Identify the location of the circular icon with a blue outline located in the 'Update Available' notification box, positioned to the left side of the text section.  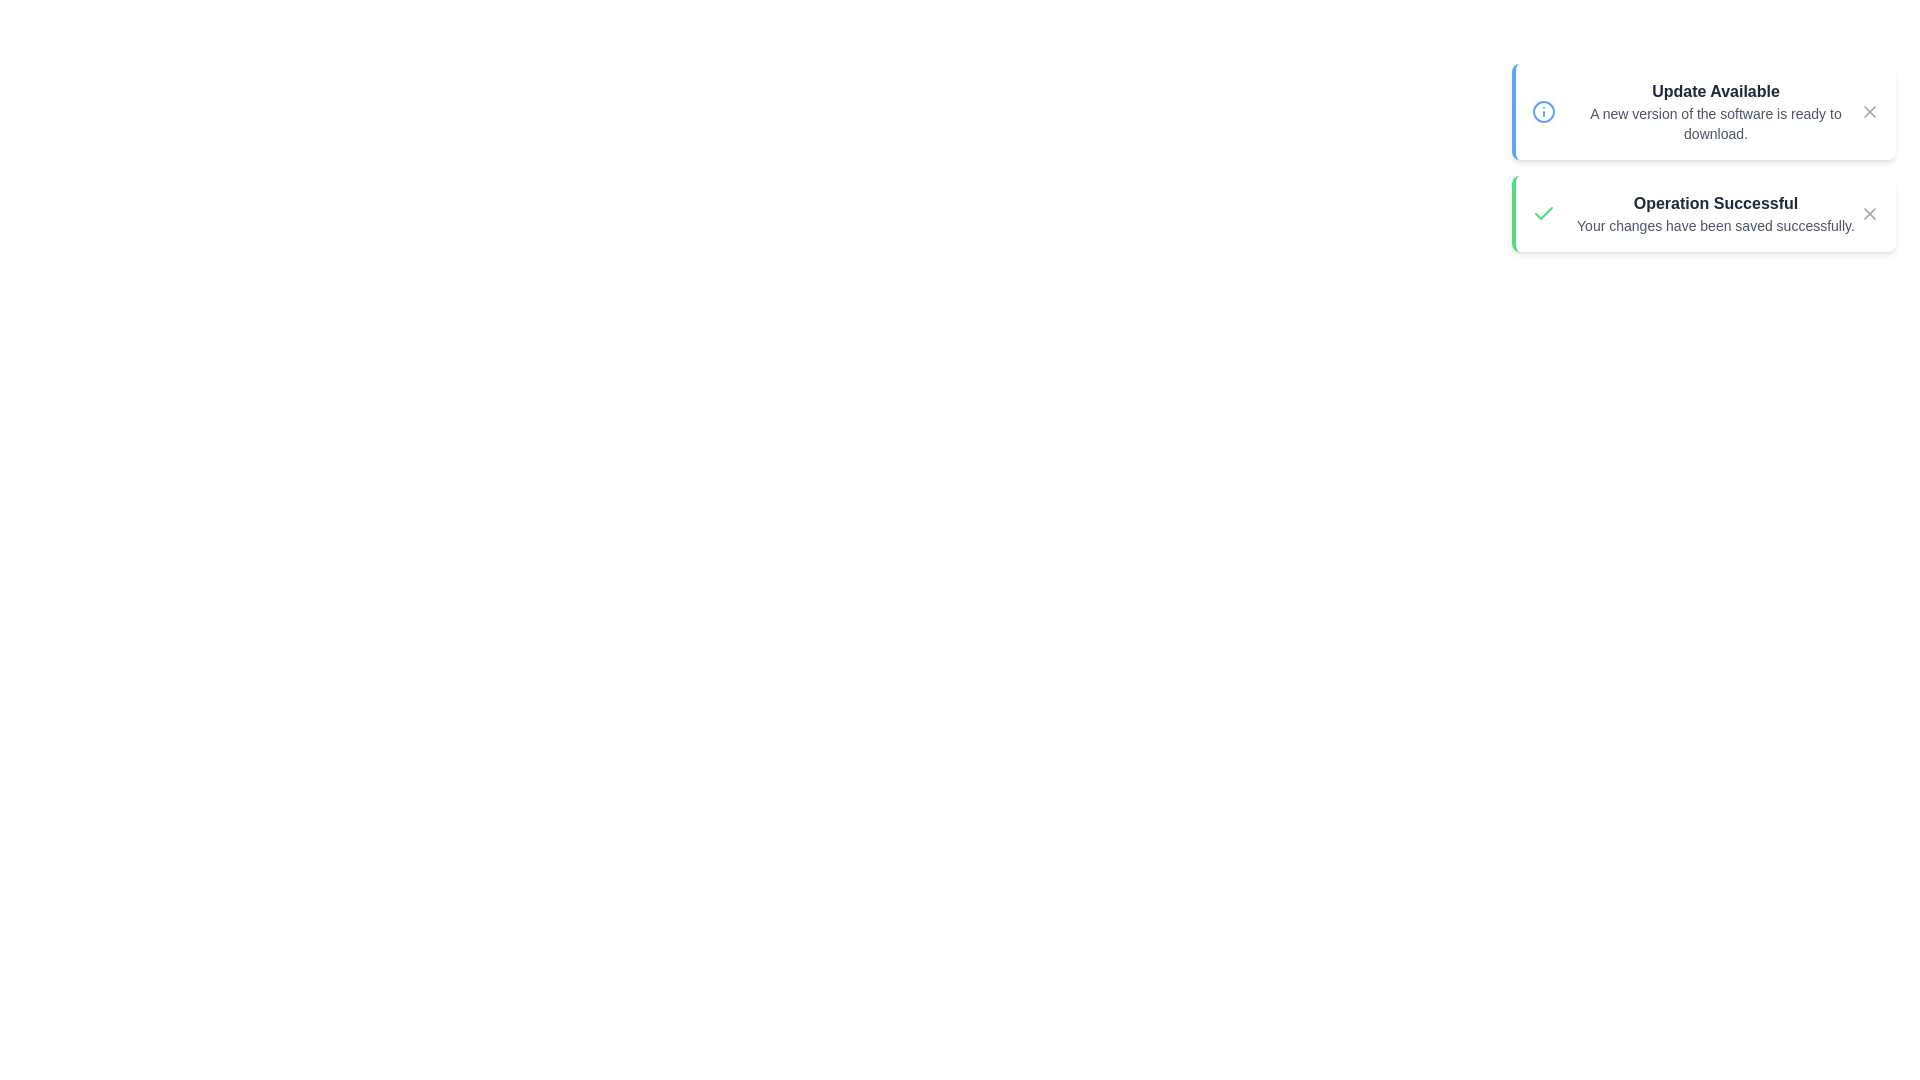
(1543, 111).